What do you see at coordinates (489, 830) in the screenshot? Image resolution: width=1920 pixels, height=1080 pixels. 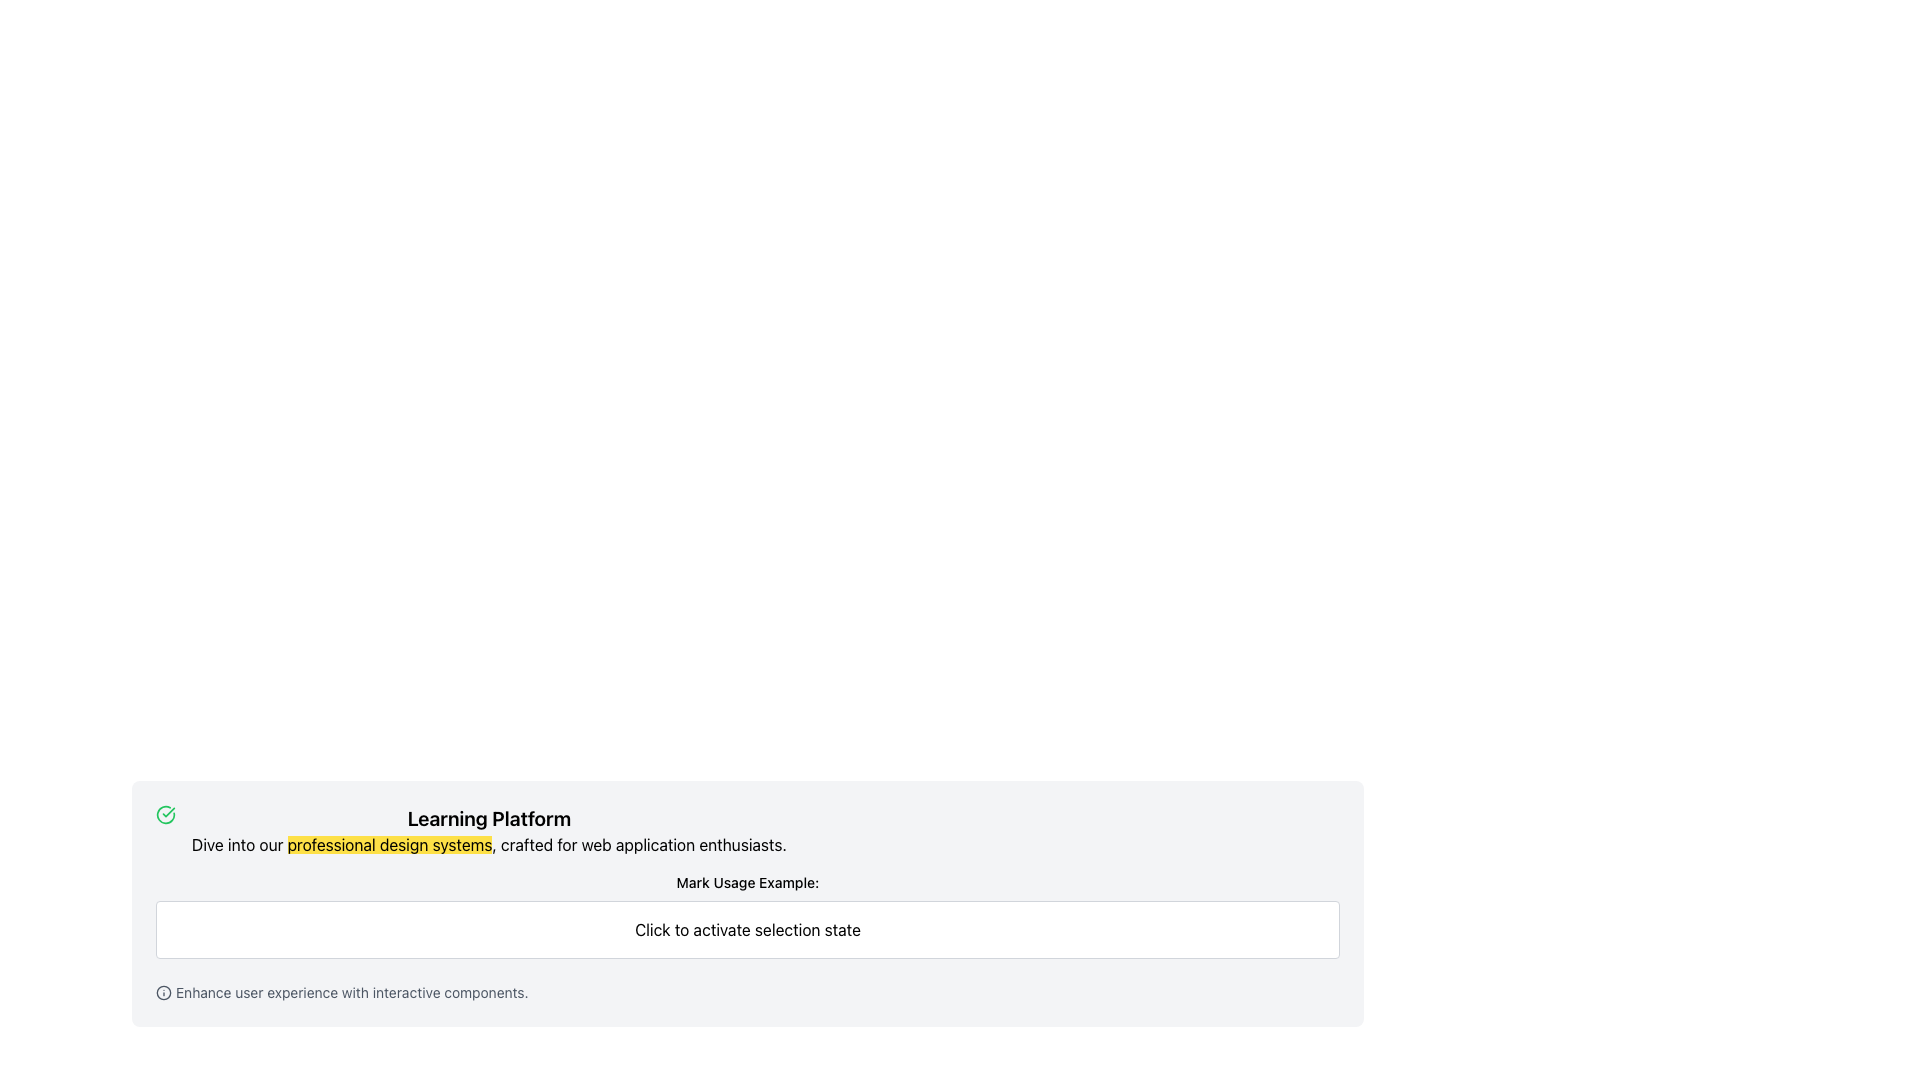 I see `the text within the informational header Text Block located beneath the green circular checkmark icon` at bounding box center [489, 830].